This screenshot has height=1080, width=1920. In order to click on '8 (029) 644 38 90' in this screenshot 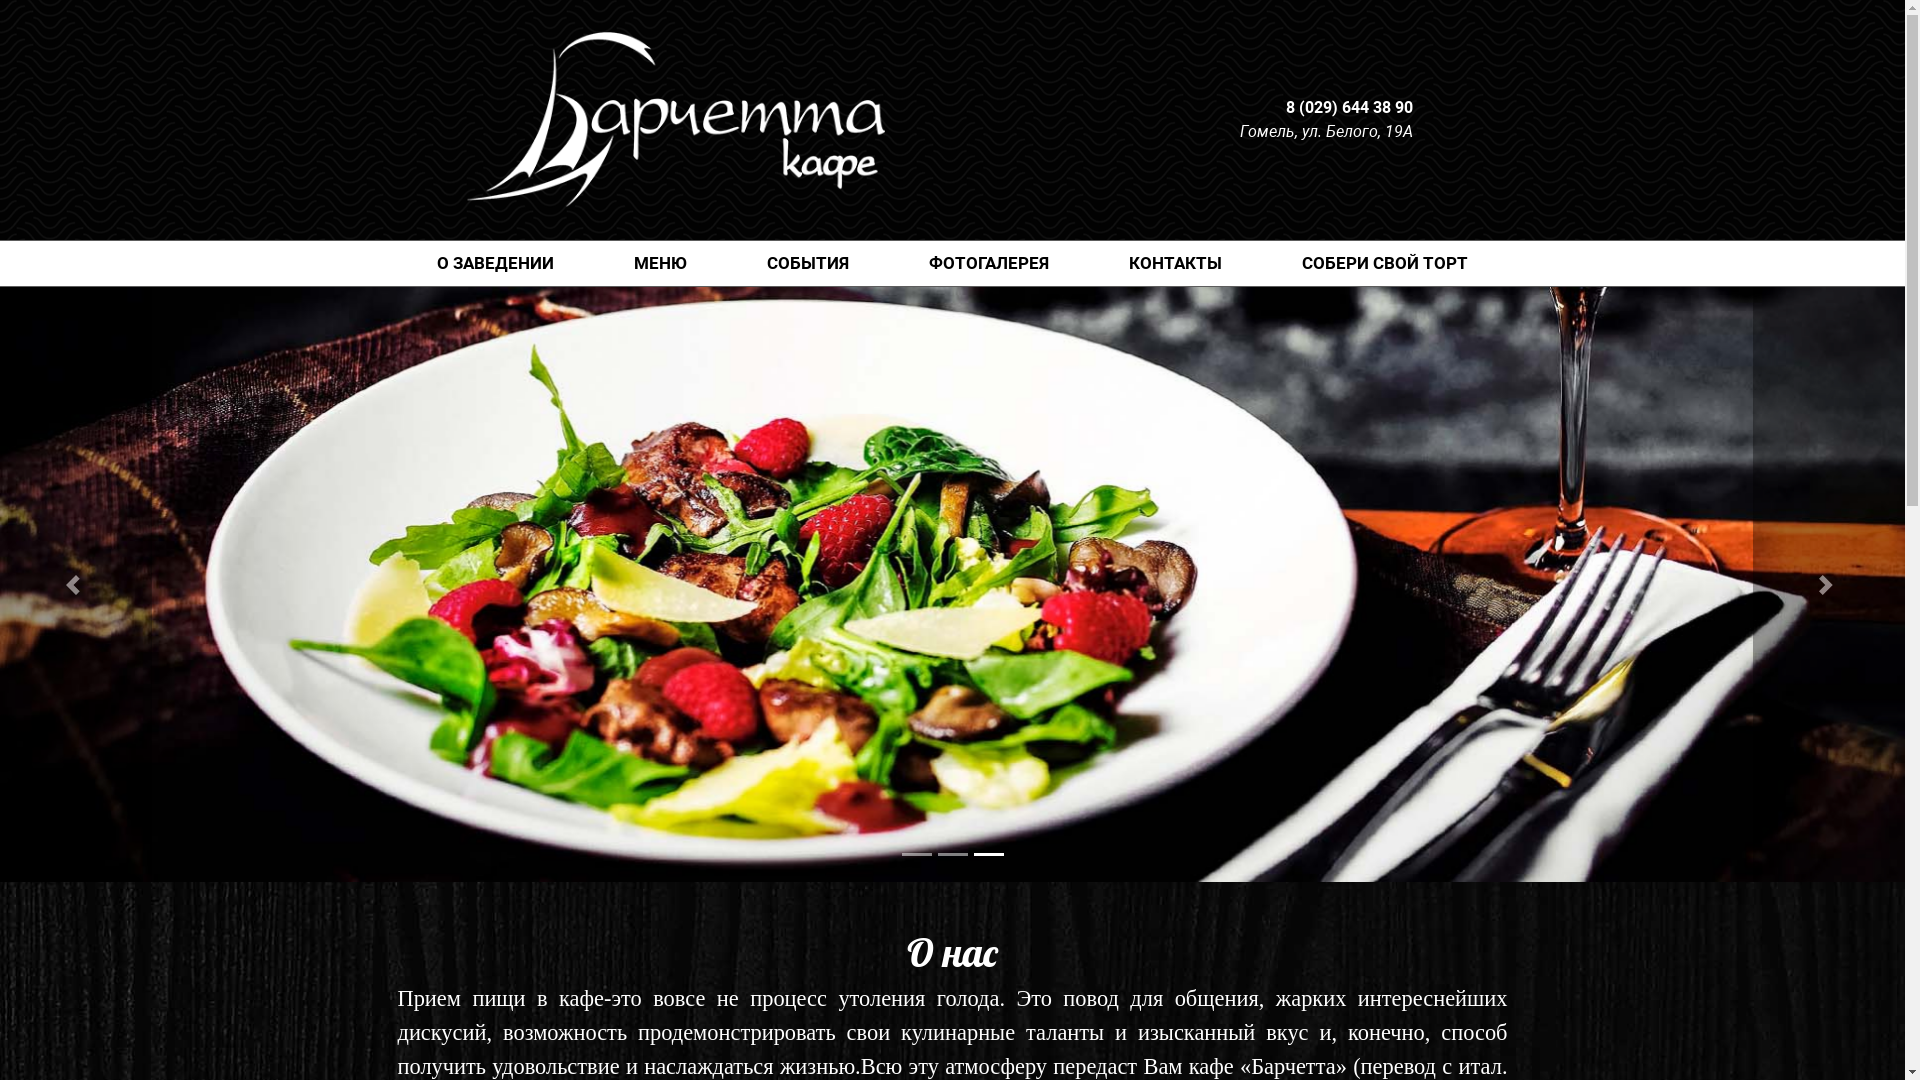, I will do `click(1349, 107)`.